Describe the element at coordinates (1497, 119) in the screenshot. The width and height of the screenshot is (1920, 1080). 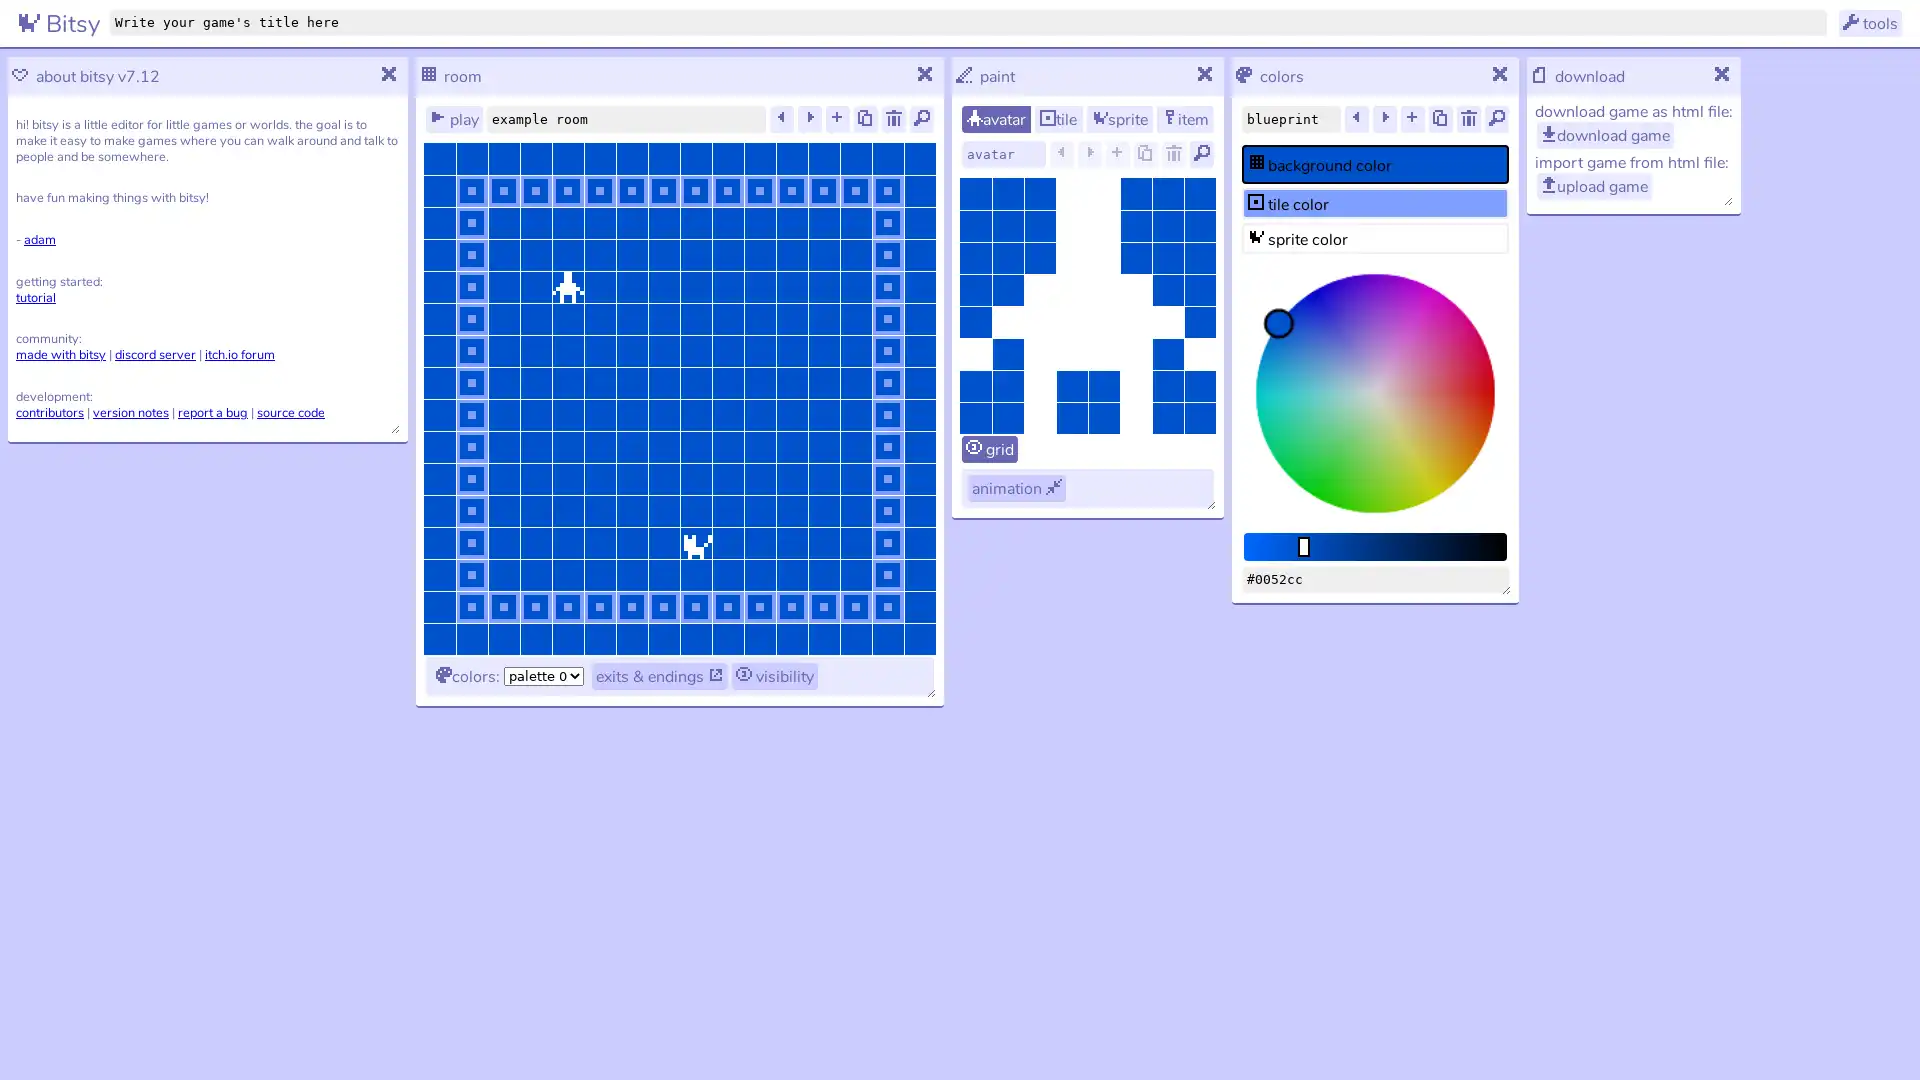
I see `open find tool: colors` at that location.